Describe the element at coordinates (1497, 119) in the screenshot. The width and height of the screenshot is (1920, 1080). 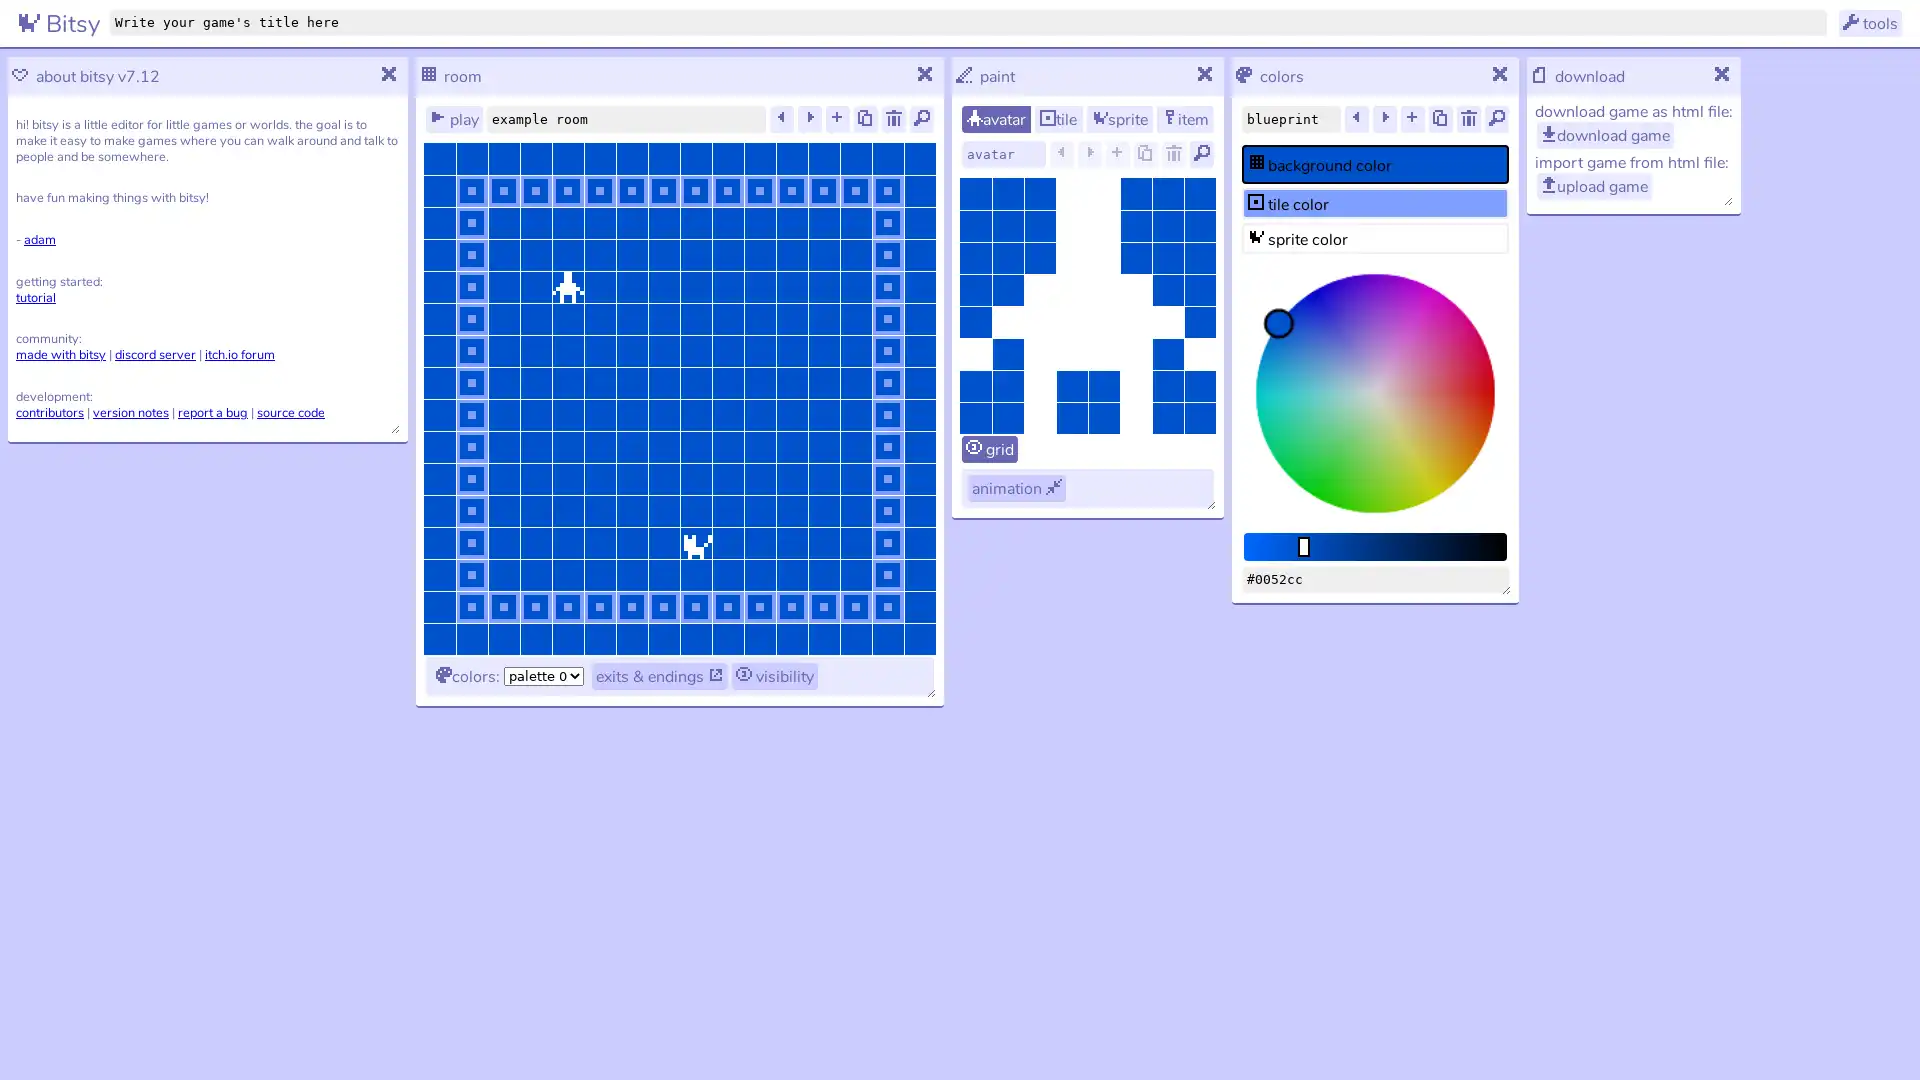
I see `open find tool: colors` at that location.